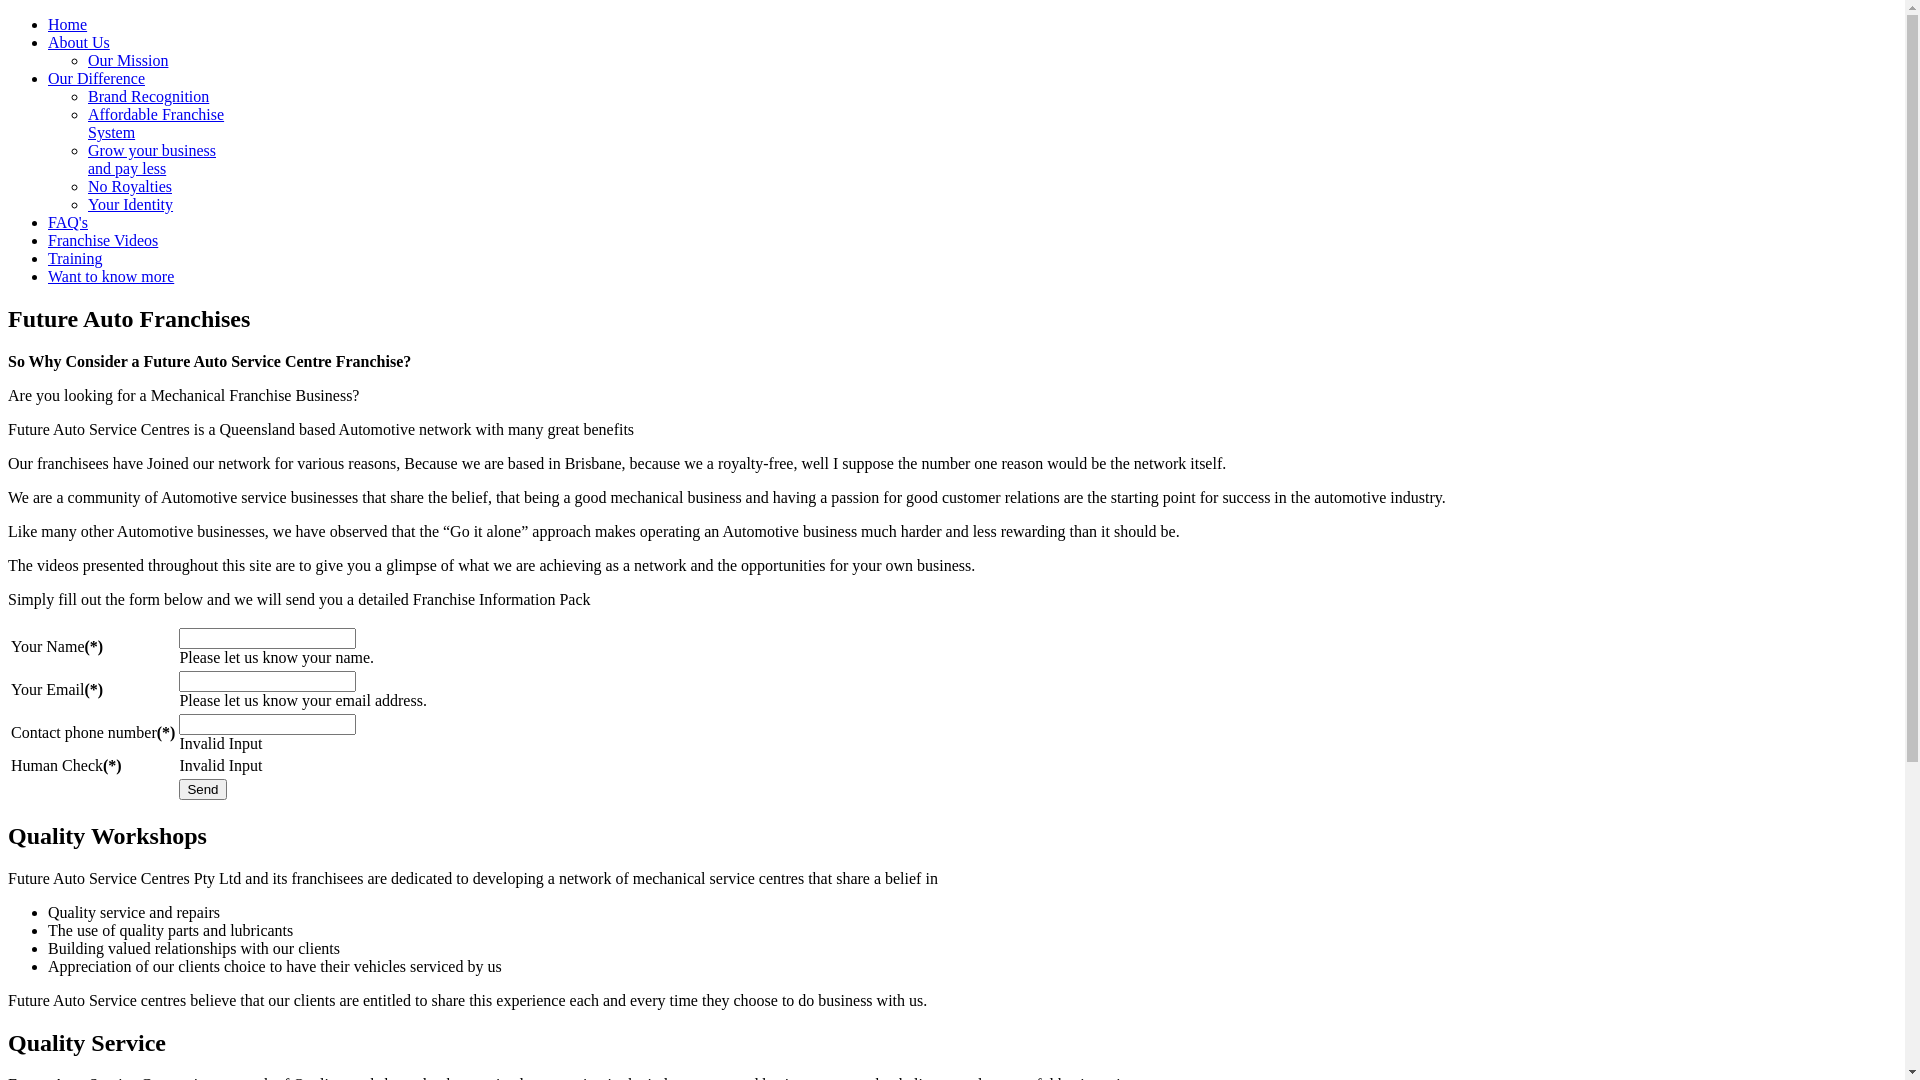 The height and width of the screenshot is (1080, 1920). Describe the element at coordinates (67, 24) in the screenshot. I see `'Home'` at that location.